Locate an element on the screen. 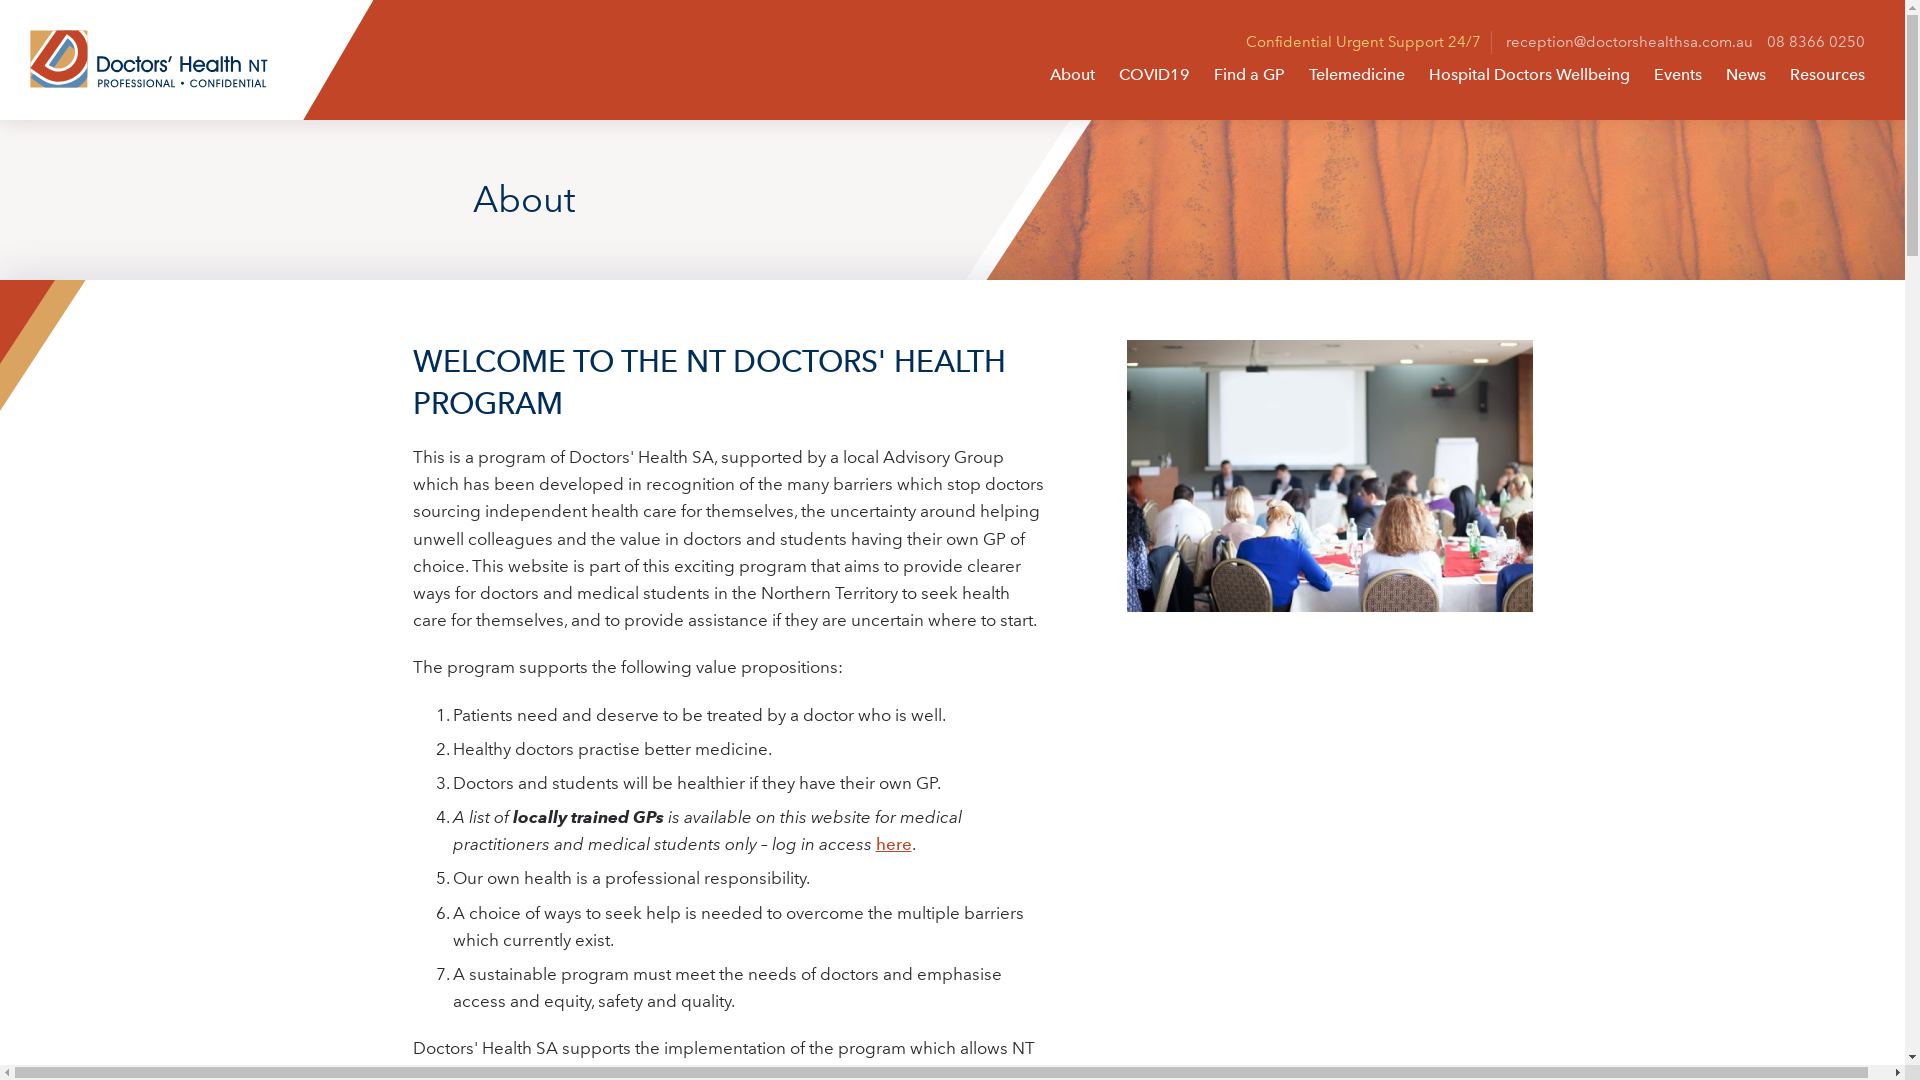 The height and width of the screenshot is (1080, 1920). 'About' is located at coordinates (1071, 73).